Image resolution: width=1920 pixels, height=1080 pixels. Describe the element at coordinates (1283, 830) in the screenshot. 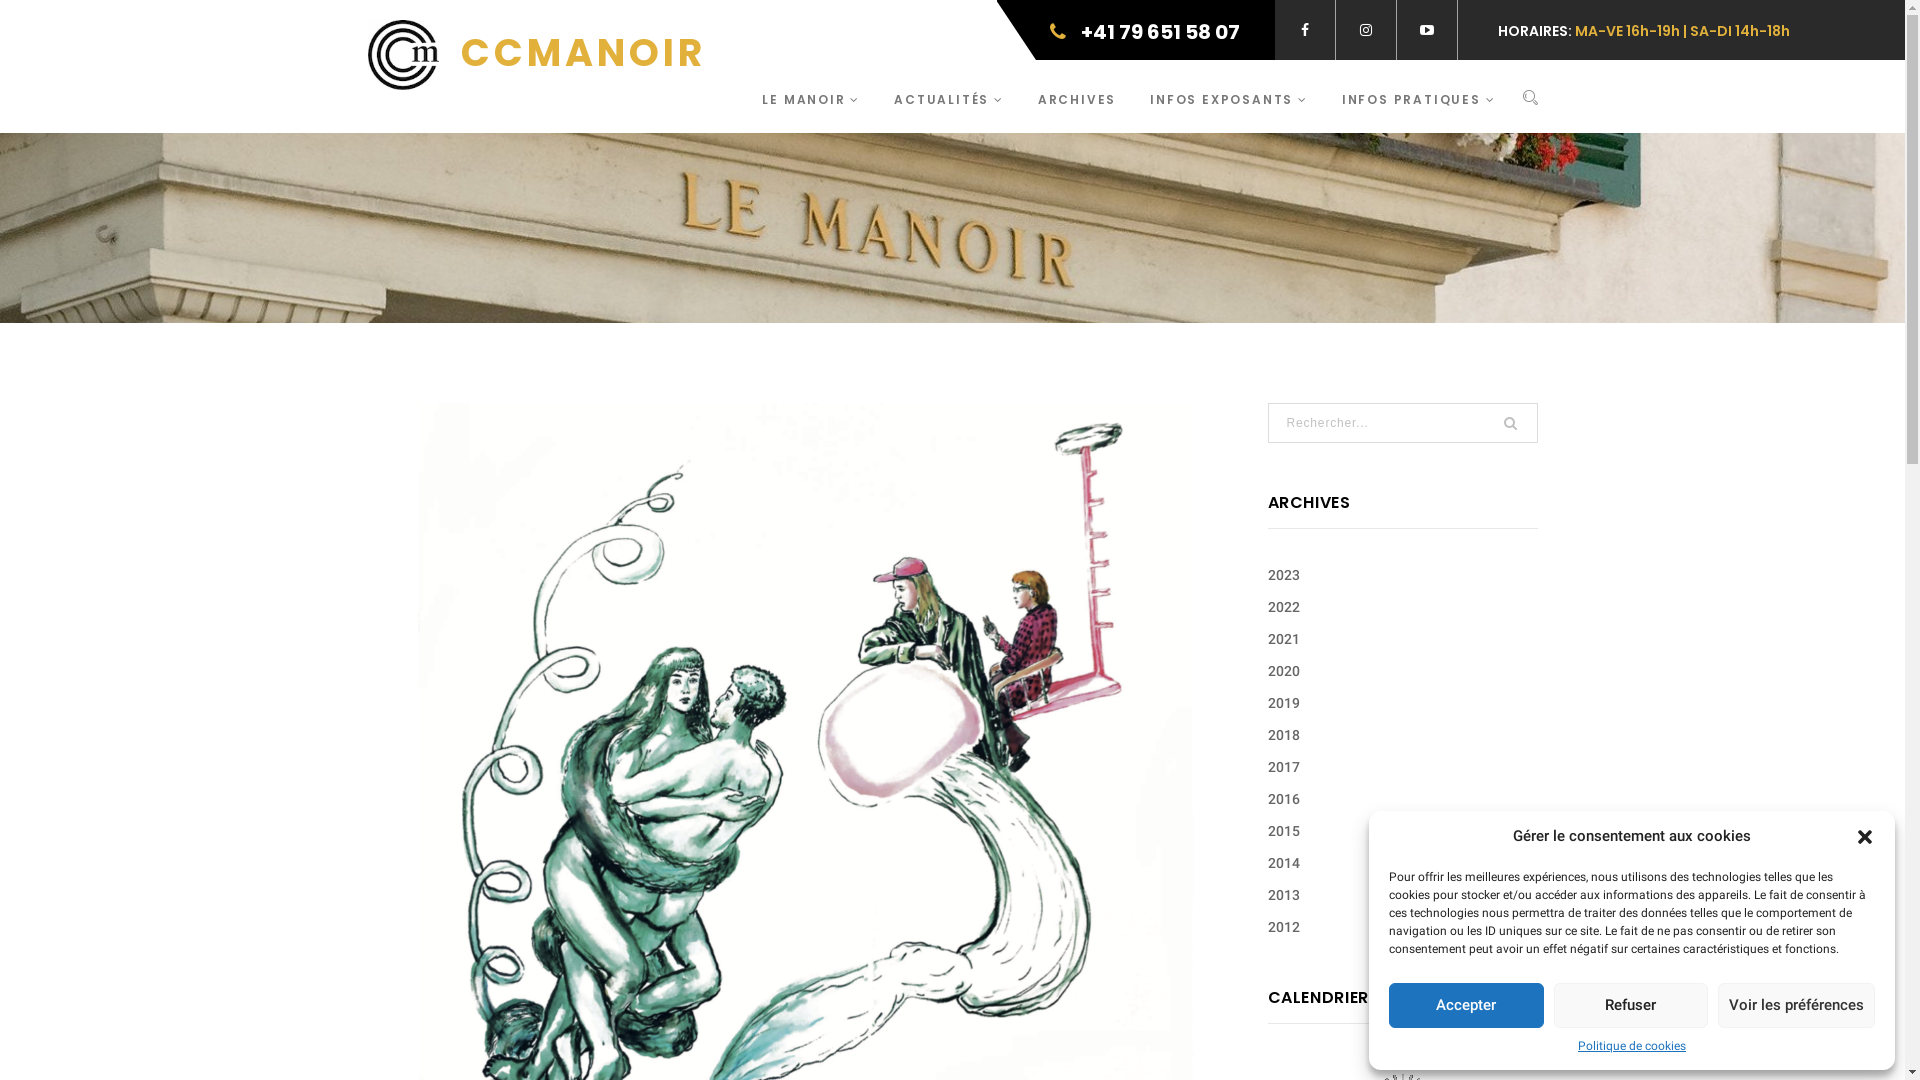

I see `'2015'` at that location.